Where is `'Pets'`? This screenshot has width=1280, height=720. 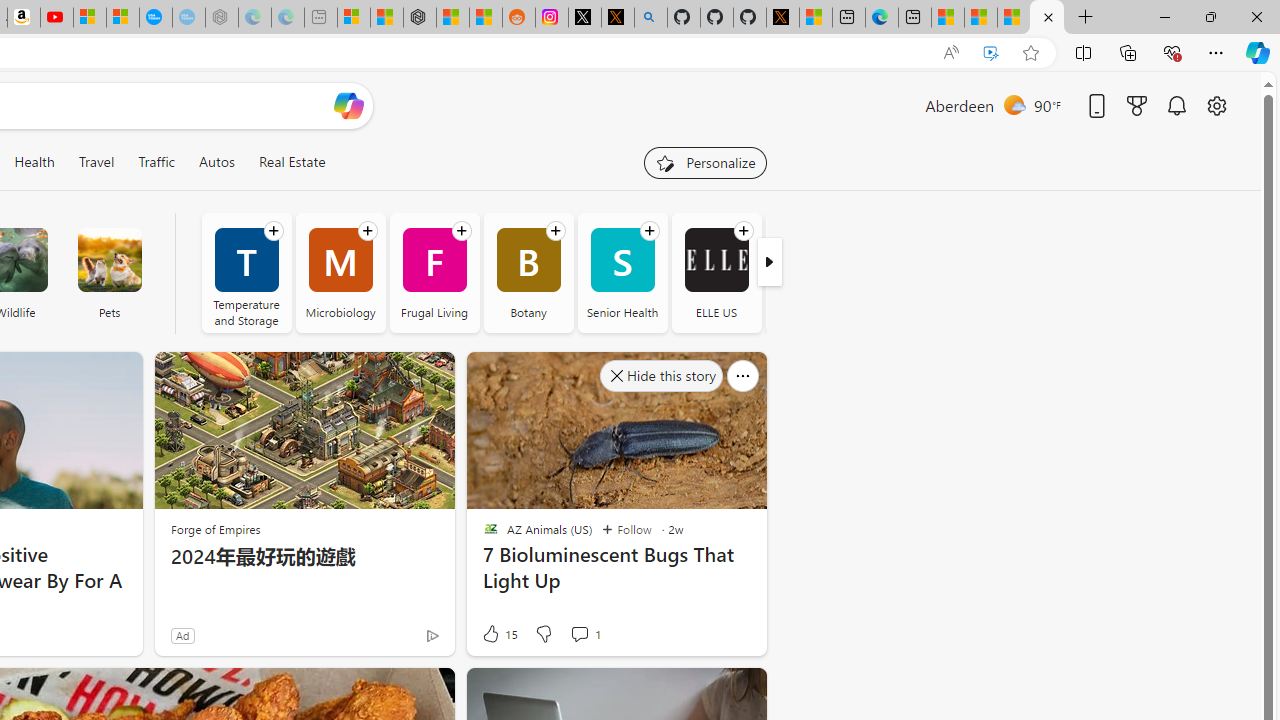
'Pets' is located at coordinates (108, 272).